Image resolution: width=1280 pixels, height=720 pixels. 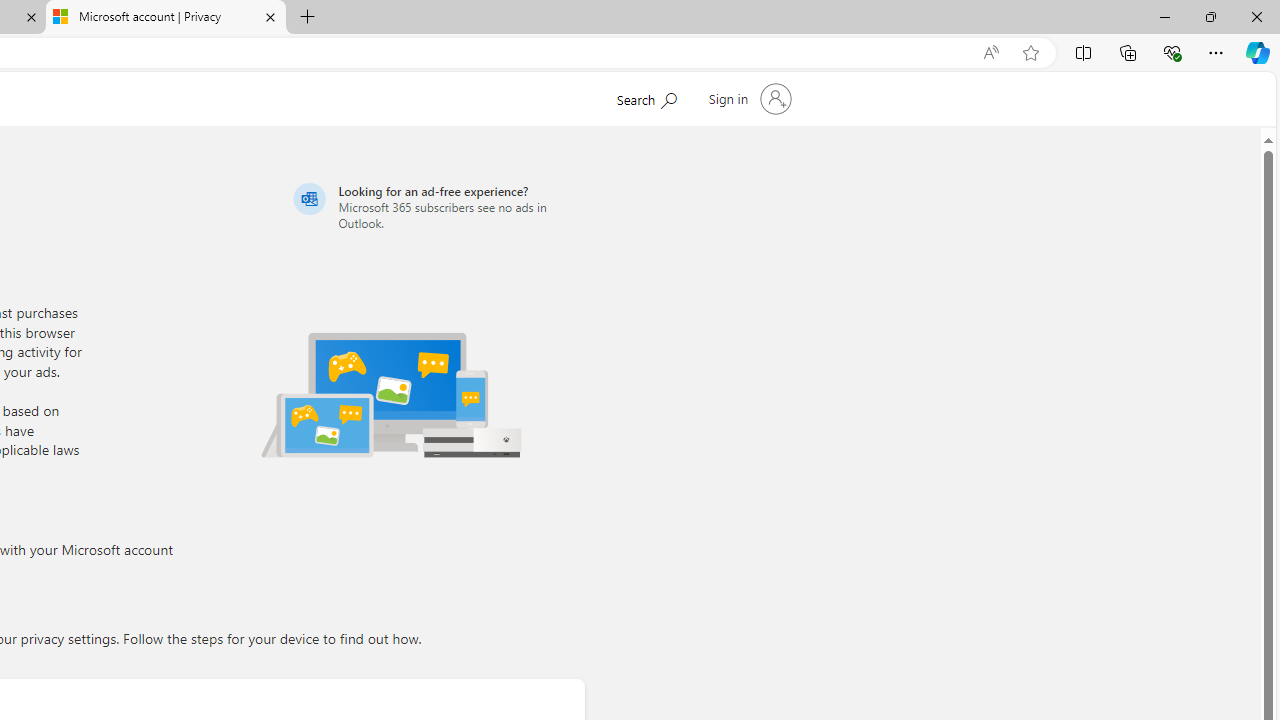 What do you see at coordinates (269, 17) in the screenshot?
I see `'Close tab'` at bounding box center [269, 17].